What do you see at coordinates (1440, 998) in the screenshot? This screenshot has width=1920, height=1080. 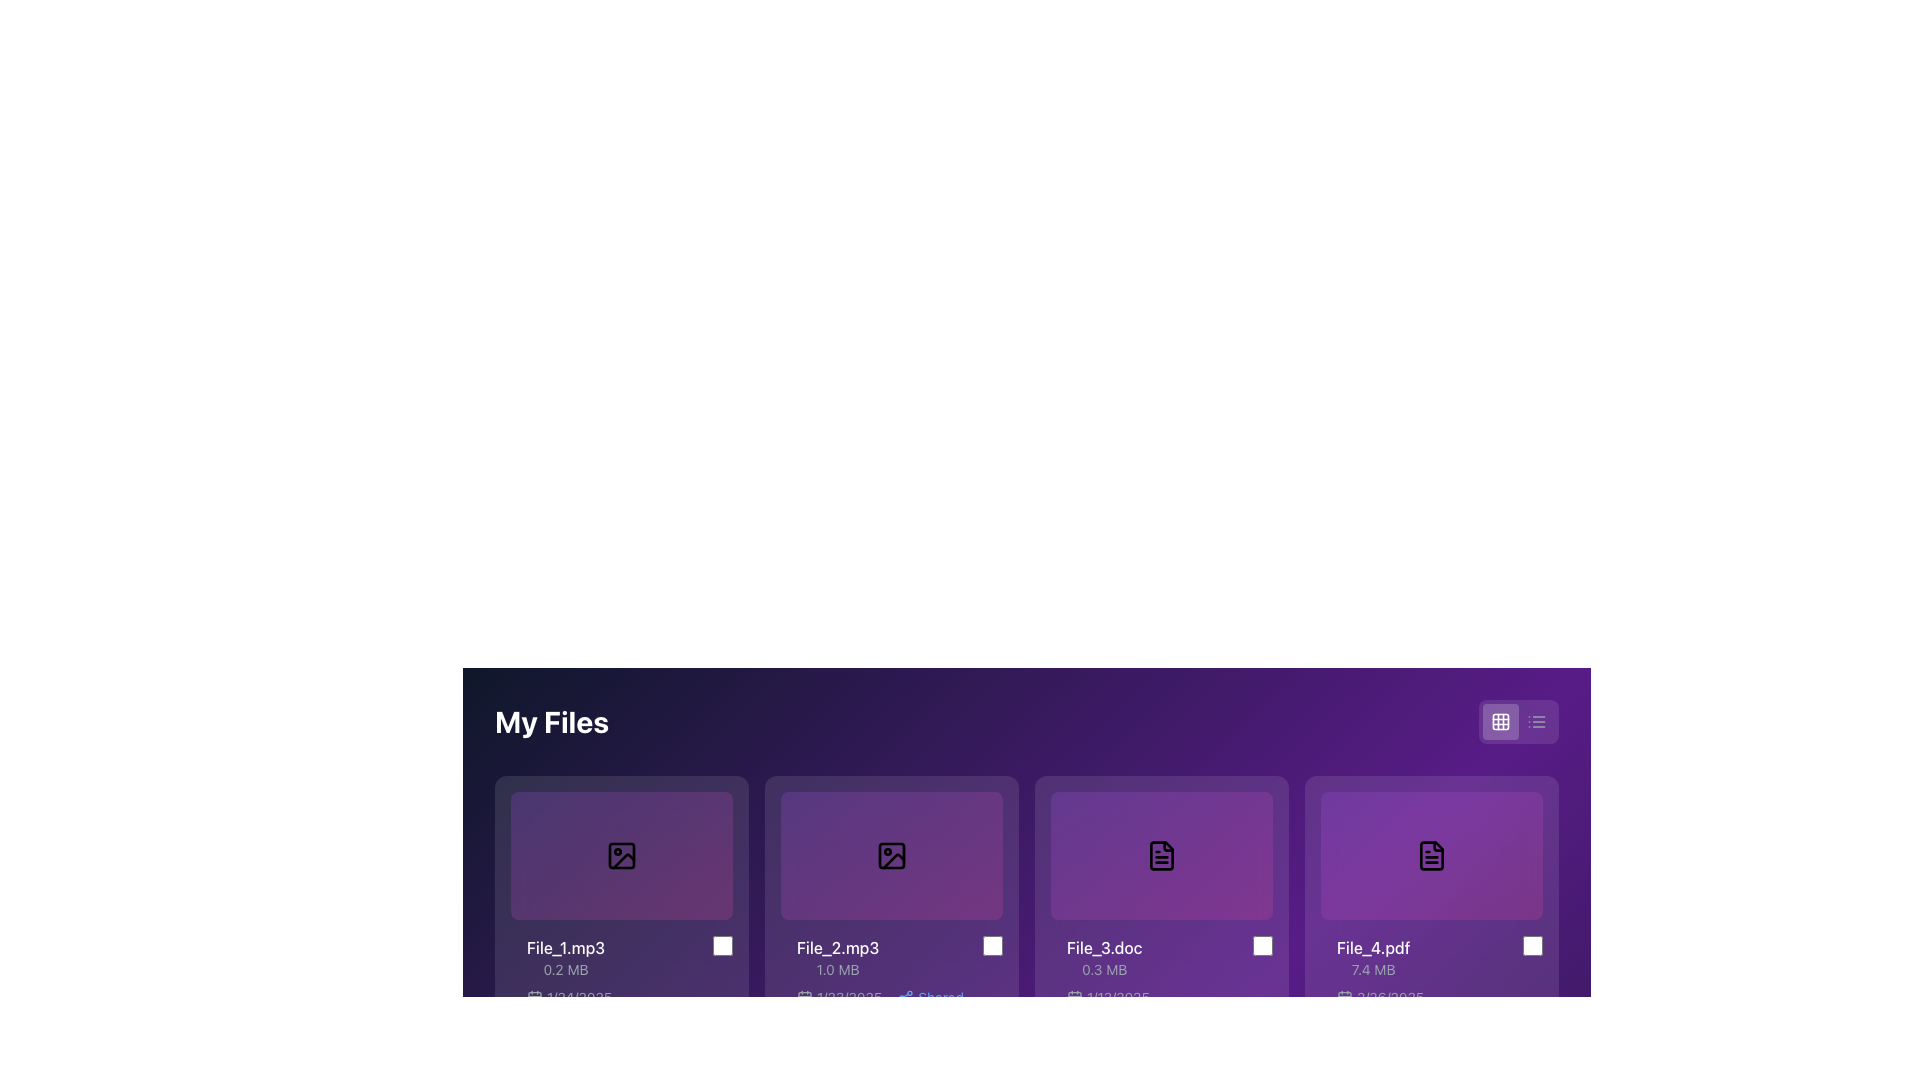 I see `date displayed in the gray font label beneath the file size text '7.4 MB' for the file 'File_4.pdf'` at bounding box center [1440, 998].